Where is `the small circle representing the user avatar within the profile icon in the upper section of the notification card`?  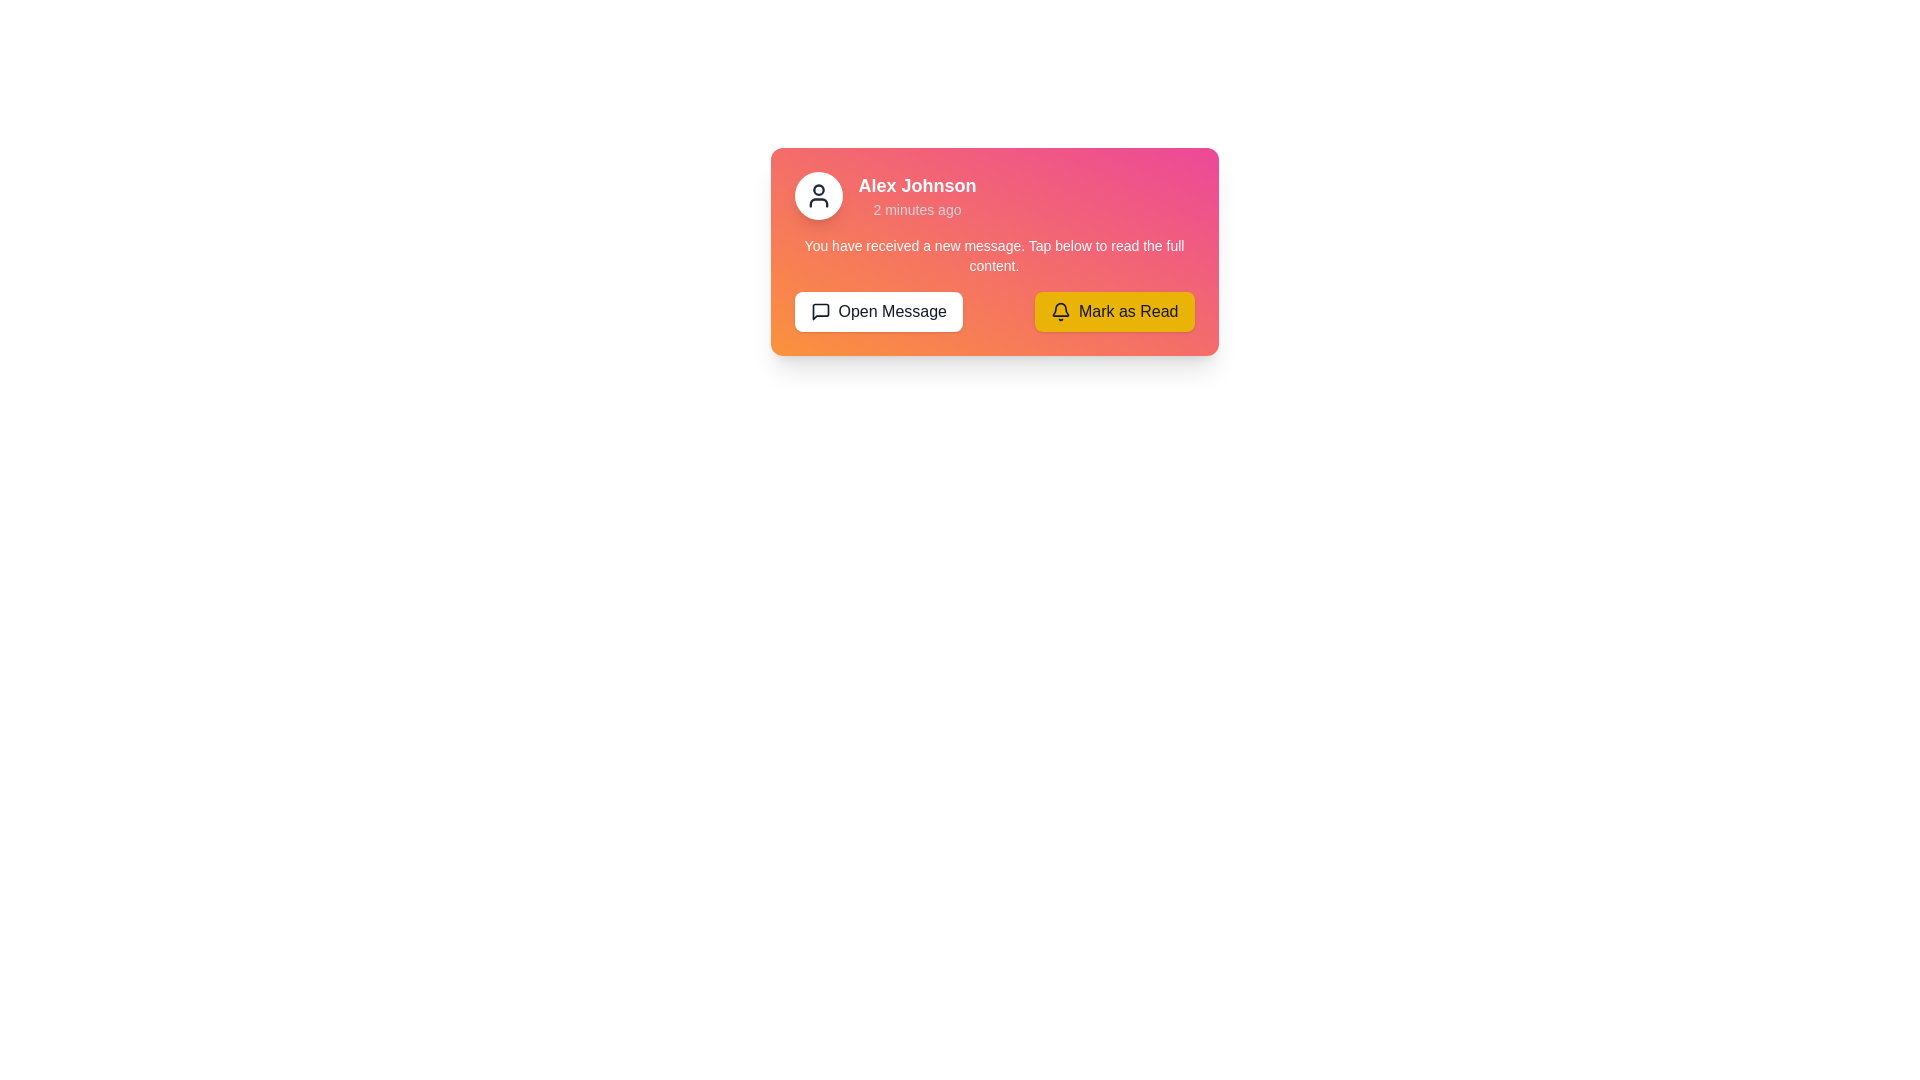
the small circle representing the user avatar within the profile icon in the upper section of the notification card is located at coordinates (818, 190).